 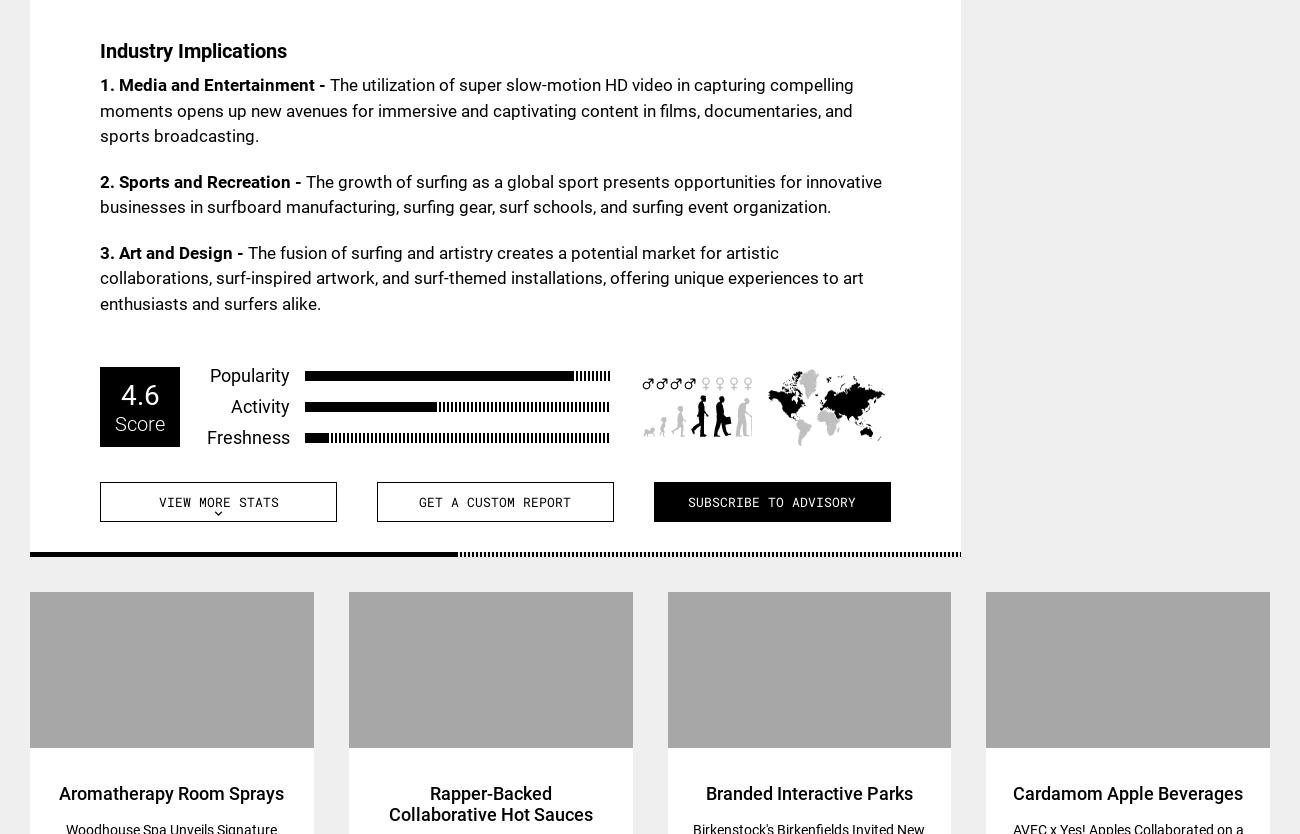 What do you see at coordinates (481, 276) in the screenshot?
I see `'The fusion of surfing and artistry creates a potential market for artistic collaborations, surf-inspired artwork, and surf-themed installations, offering unique experiences to art enthusiasts and surfers alike.'` at bounding box center [481, 276].